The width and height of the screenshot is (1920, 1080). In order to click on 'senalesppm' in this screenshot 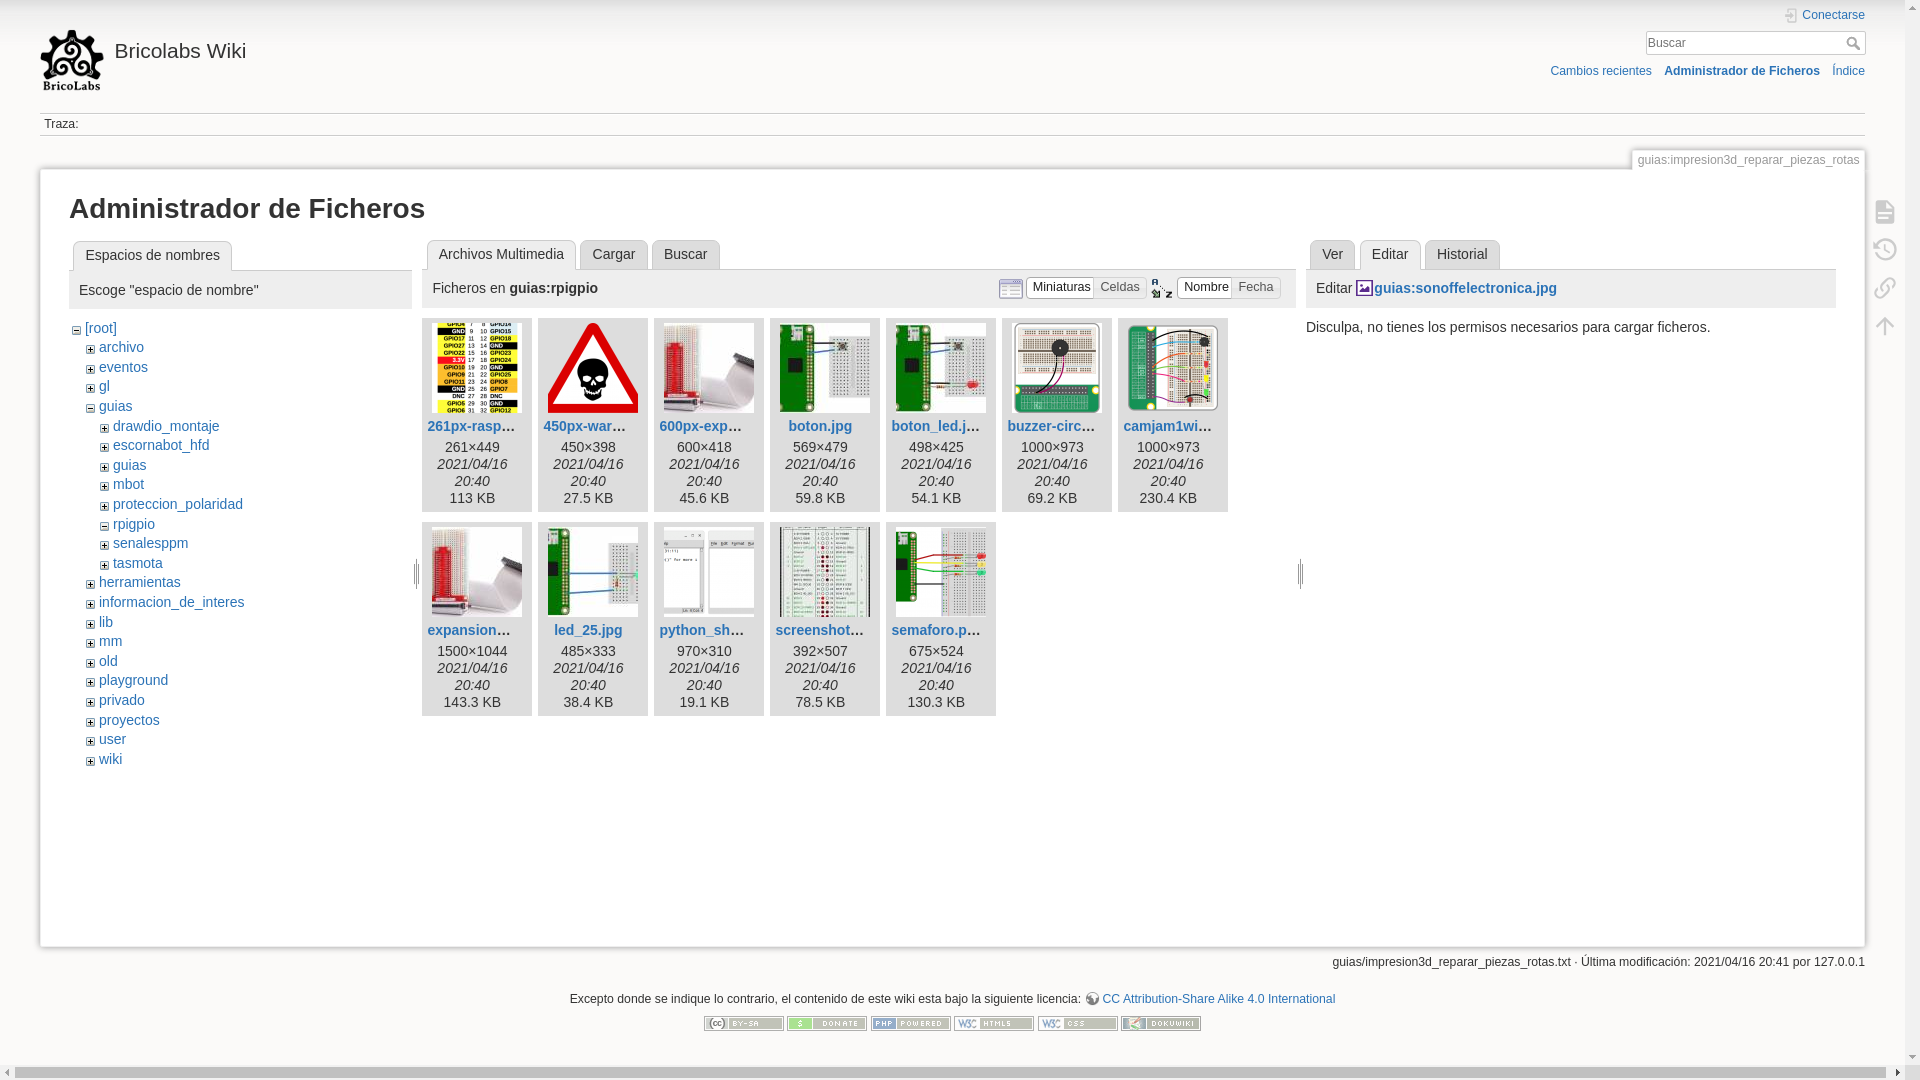, I will do `click(112, 543)`.